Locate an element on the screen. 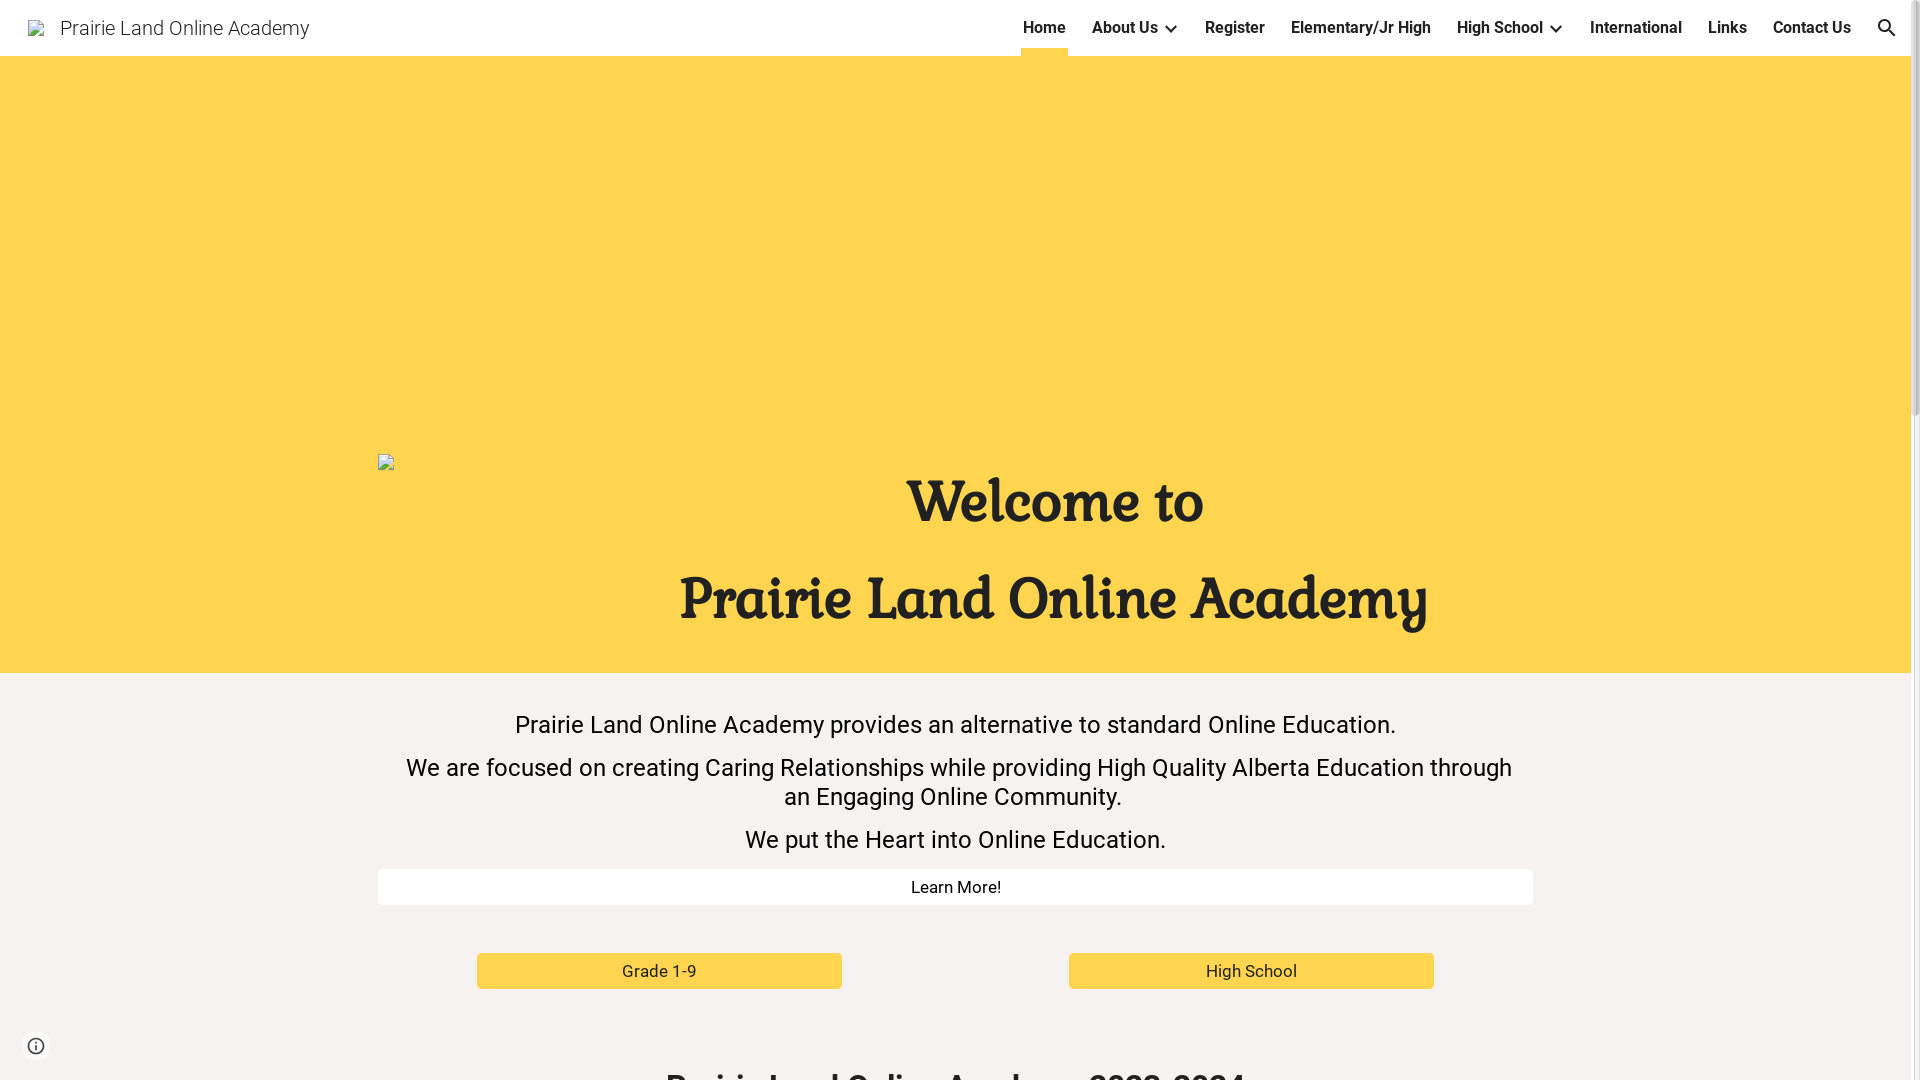 This screenshot has height=1080, width=1920. 'Register' is located at coordinates (1233, 27).